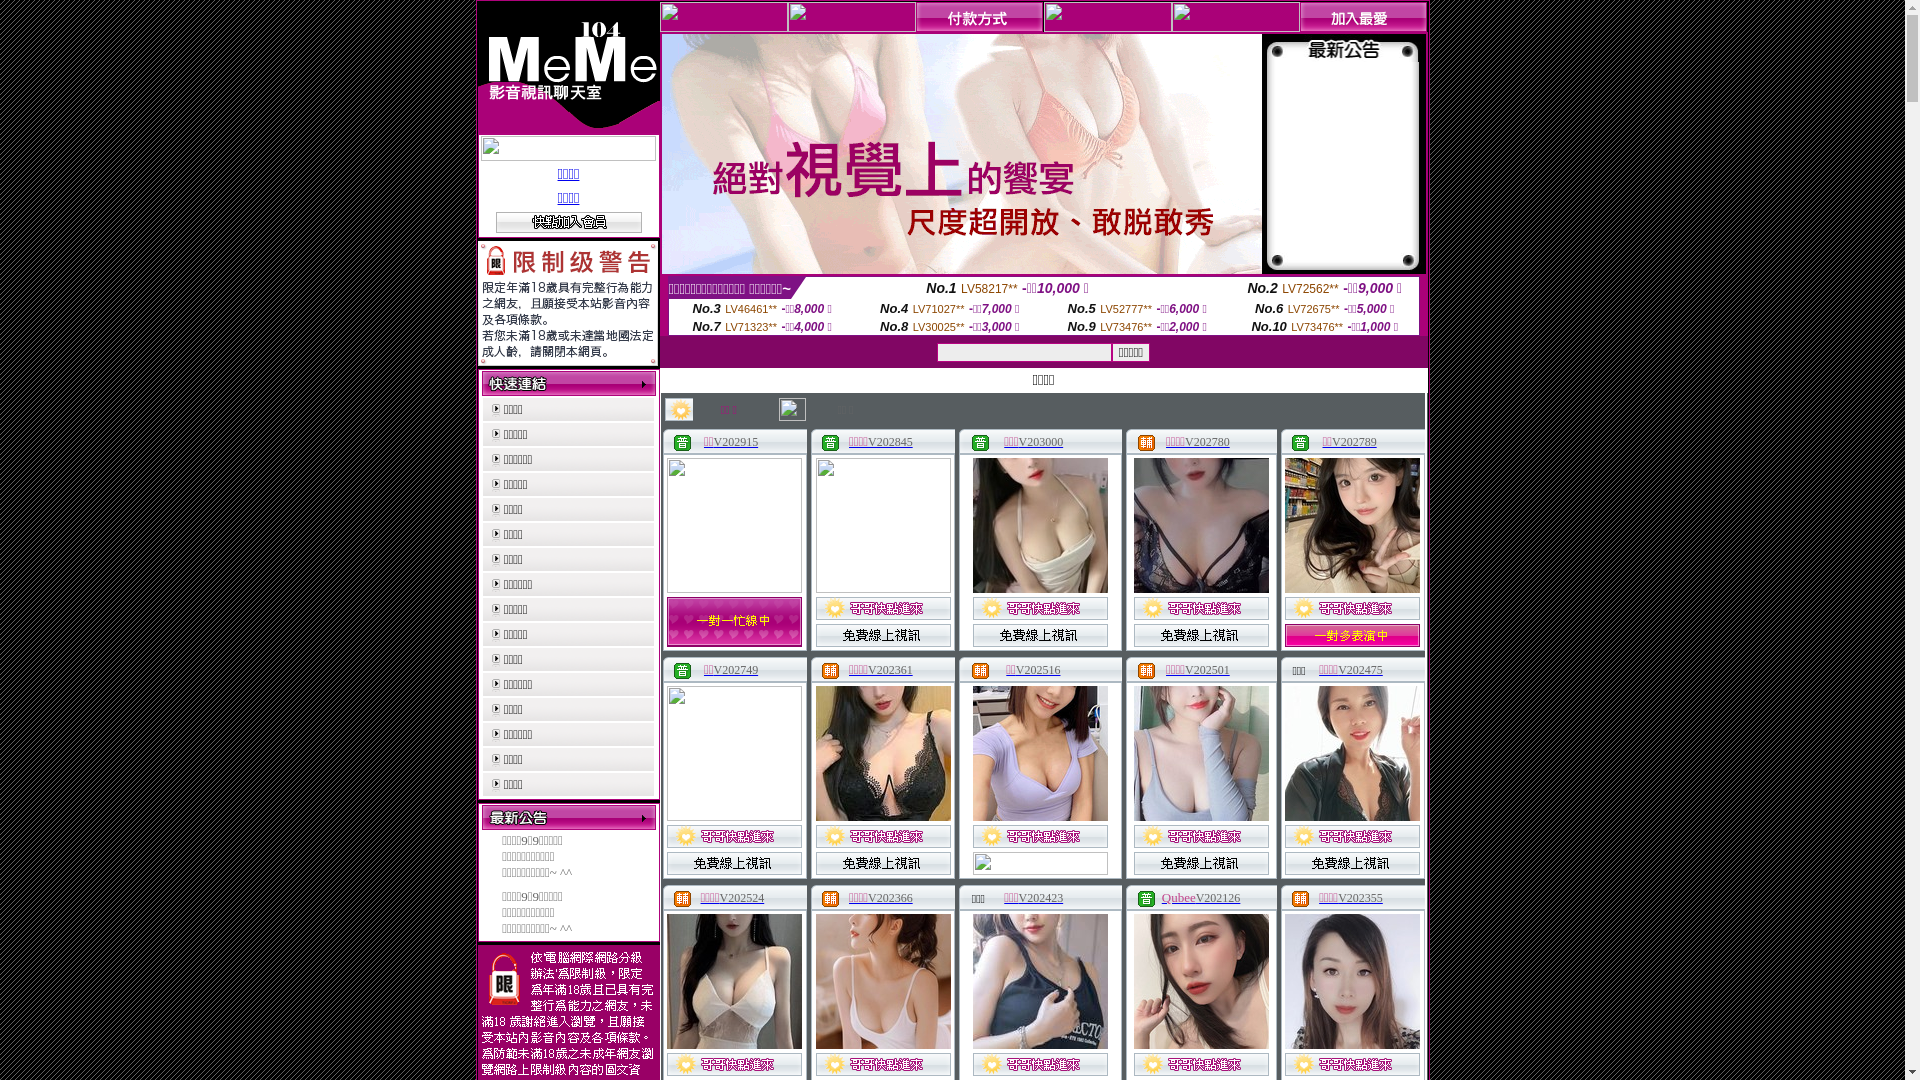 This screenshot has height=1080, width=1920. What do you see at coordinates (1338, 897) in the screenshot?
I see `'V202355'` at bounding box center [1338, 897].